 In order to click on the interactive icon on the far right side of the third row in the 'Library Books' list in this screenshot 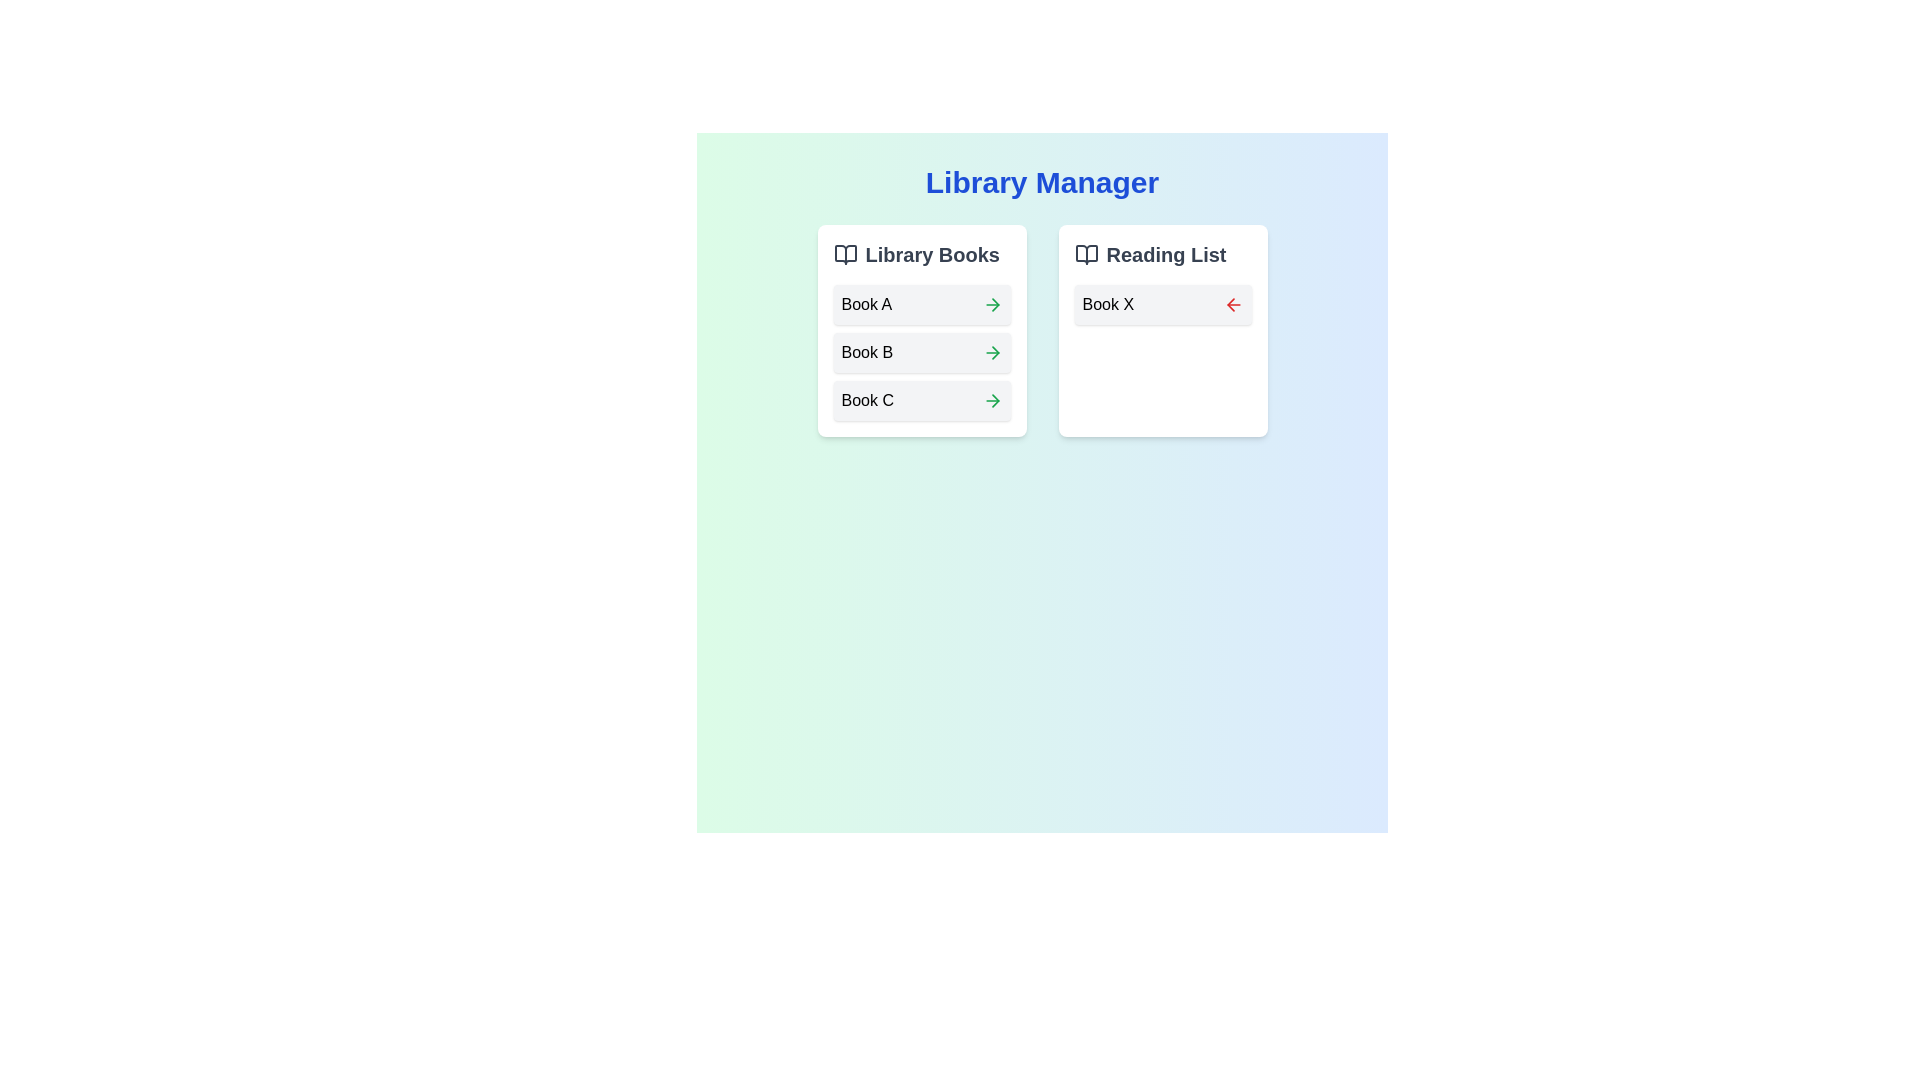, I will do `click(992, 401)`.